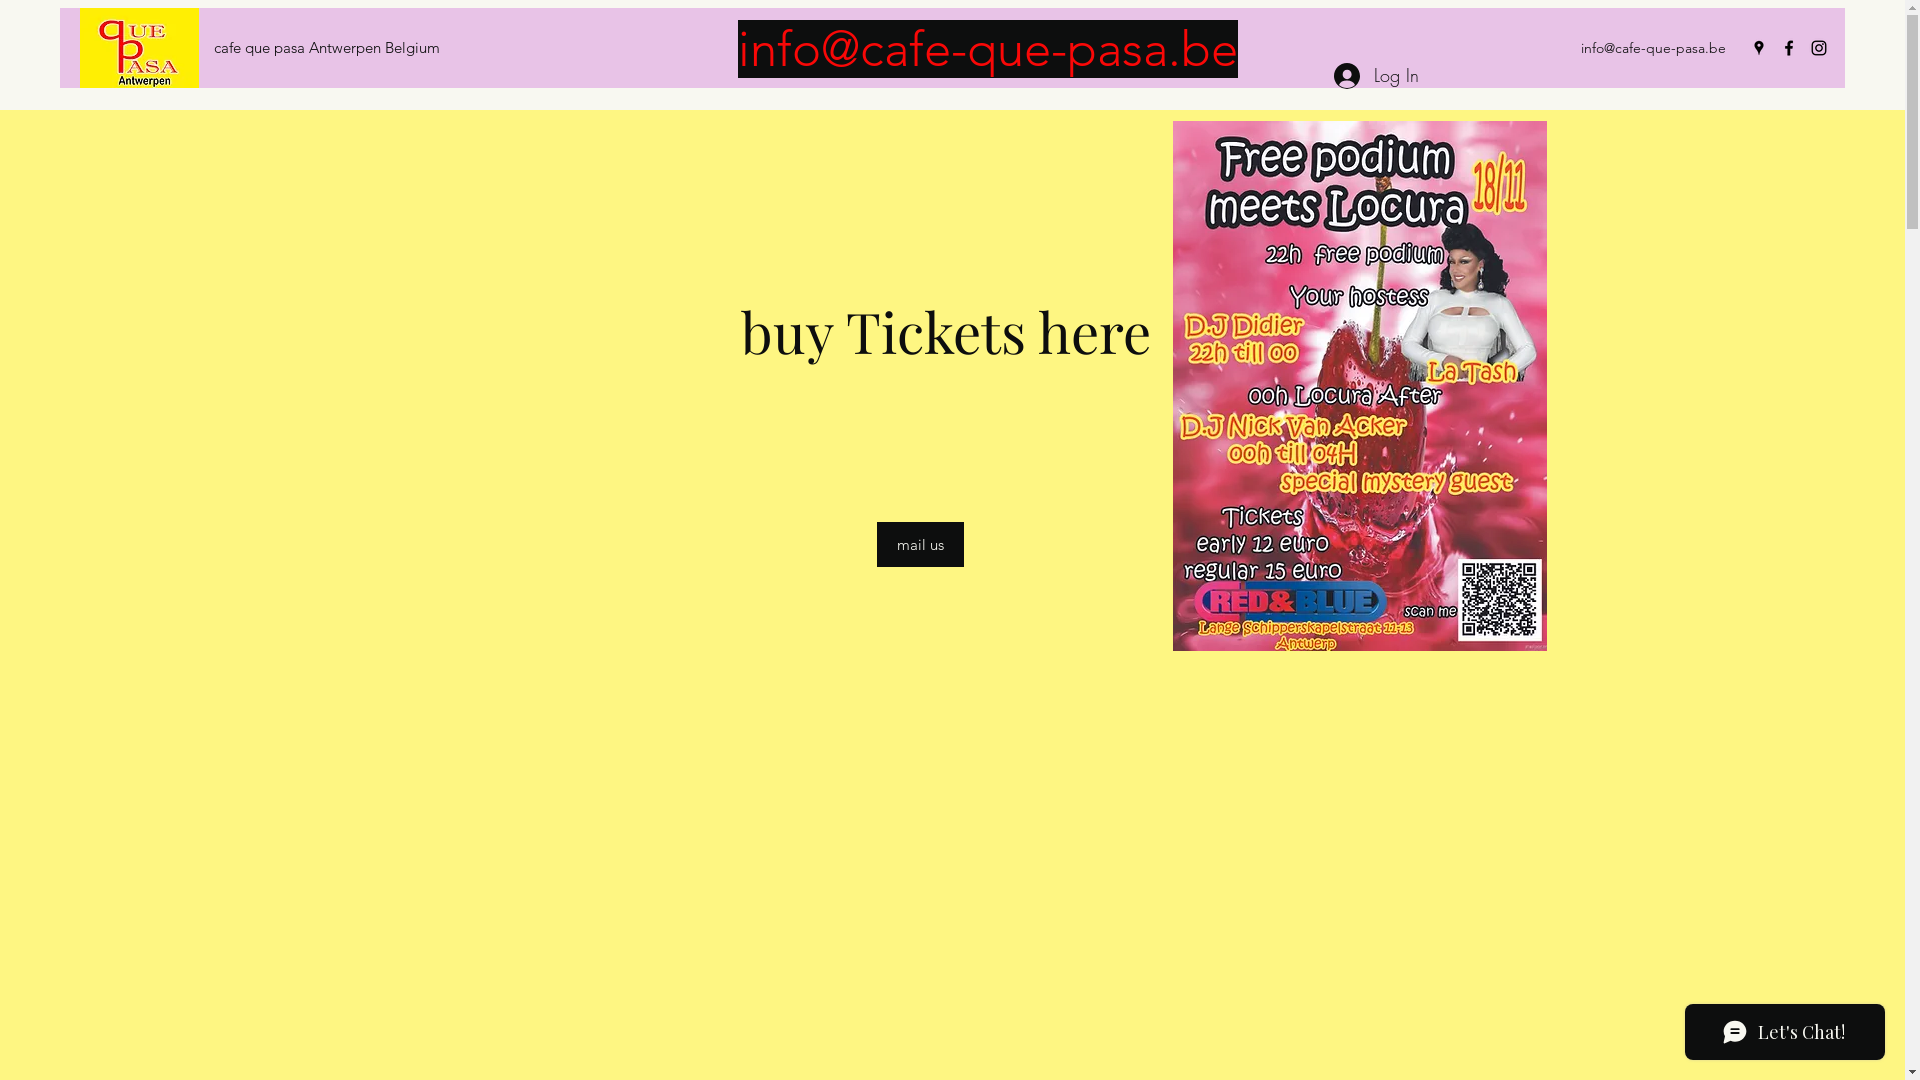 This screenshot has width=1920, height=1080. Describe the element at coordinates (918, 544) in the screenshot. I see `'mail us'` at that location.